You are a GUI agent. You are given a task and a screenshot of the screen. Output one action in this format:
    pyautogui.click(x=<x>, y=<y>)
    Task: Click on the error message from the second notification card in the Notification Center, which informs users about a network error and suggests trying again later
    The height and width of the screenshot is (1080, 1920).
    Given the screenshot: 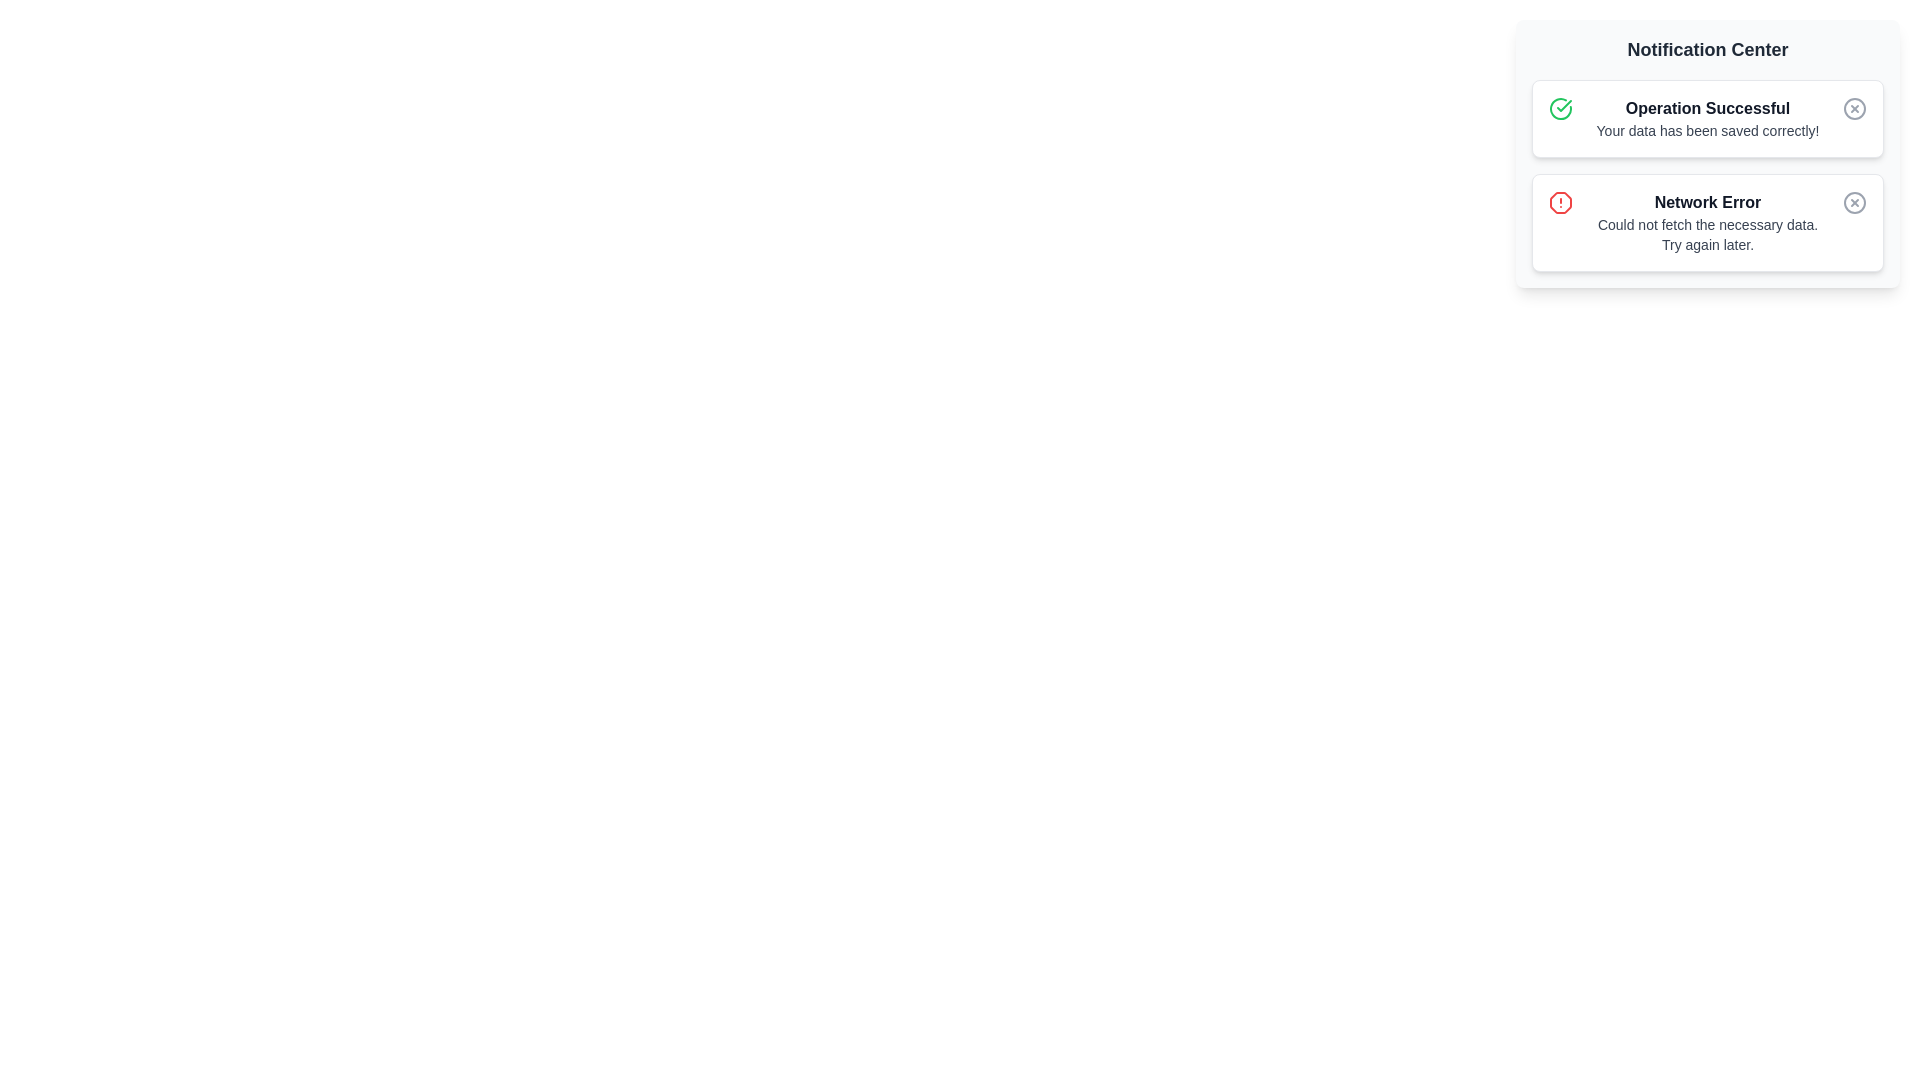 What is the action you would take?
    pyautogui.click(x=1707, y=223)
    